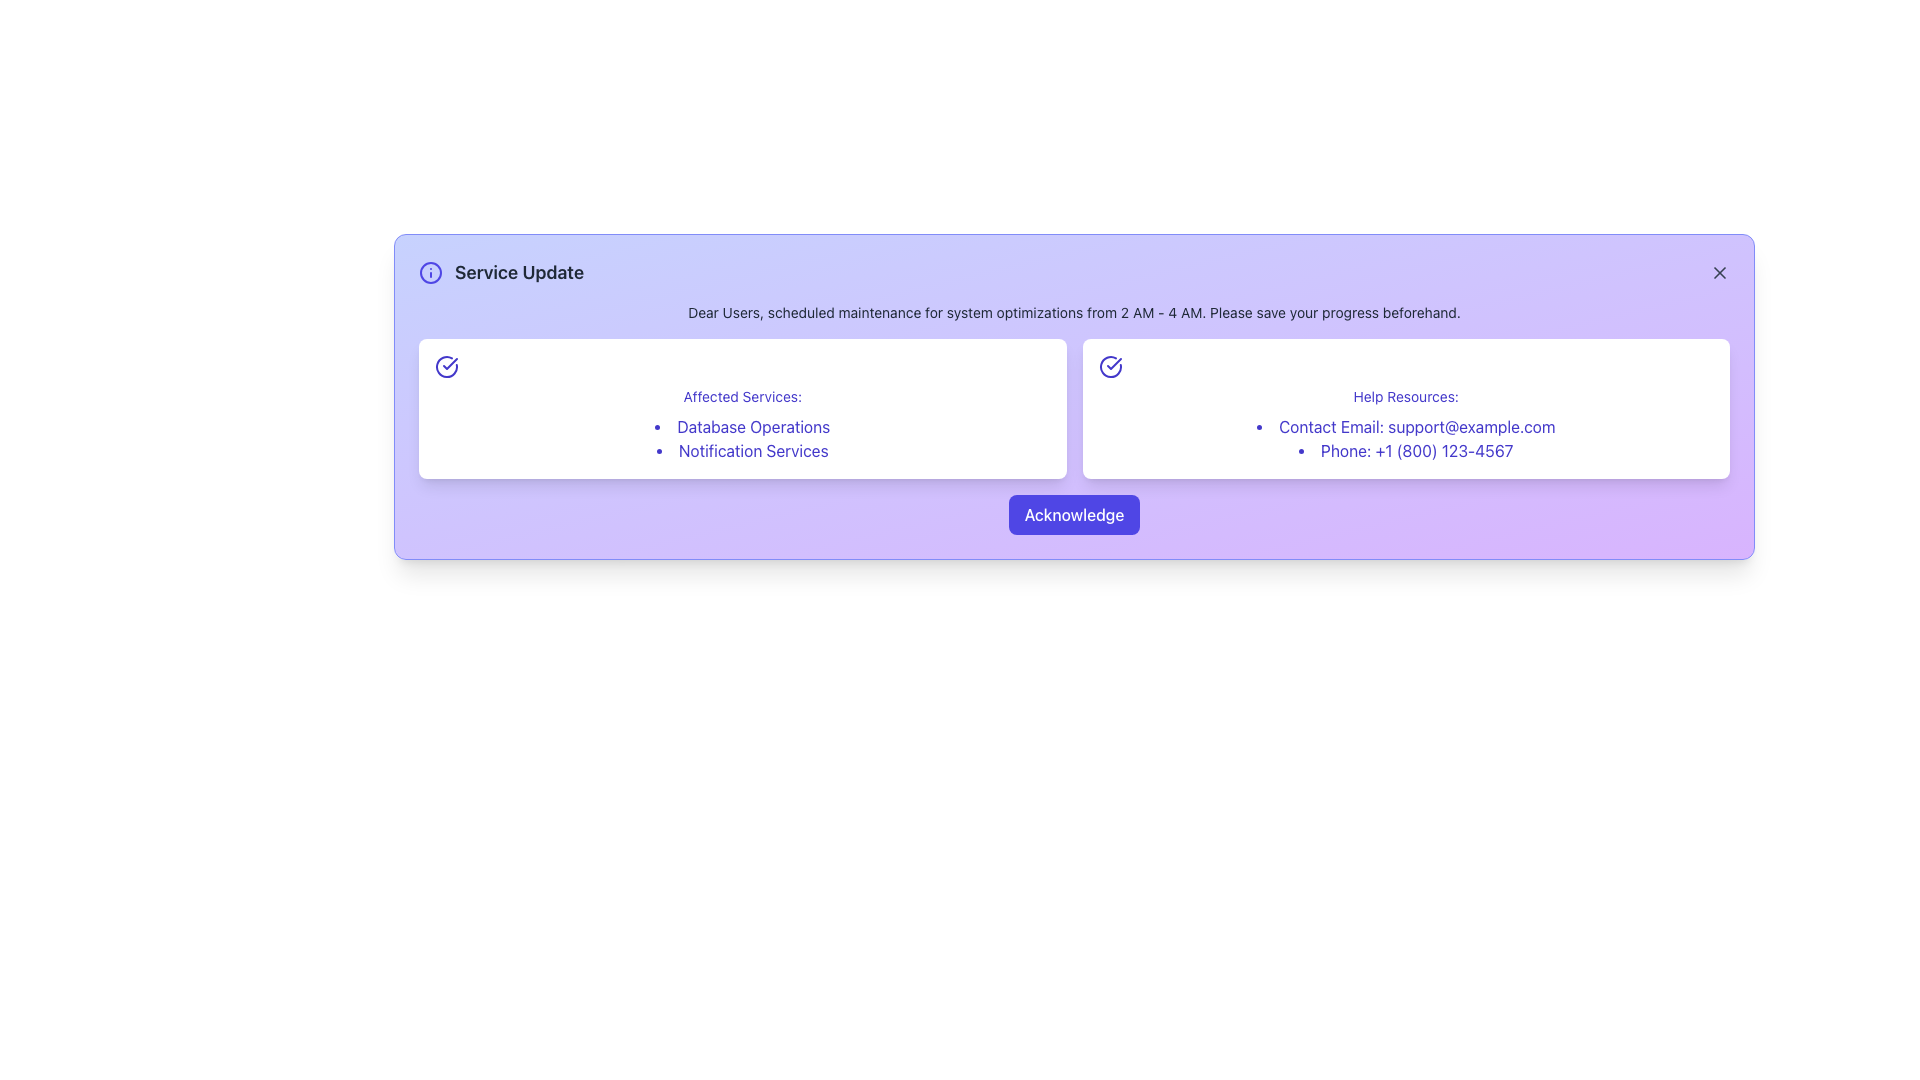  Describe the element at coordinates (1405, 438) in the screenshot. I see `the text block containing contact information located directly below the 'Help Resources:' heading in the right-hand content box` at that location.